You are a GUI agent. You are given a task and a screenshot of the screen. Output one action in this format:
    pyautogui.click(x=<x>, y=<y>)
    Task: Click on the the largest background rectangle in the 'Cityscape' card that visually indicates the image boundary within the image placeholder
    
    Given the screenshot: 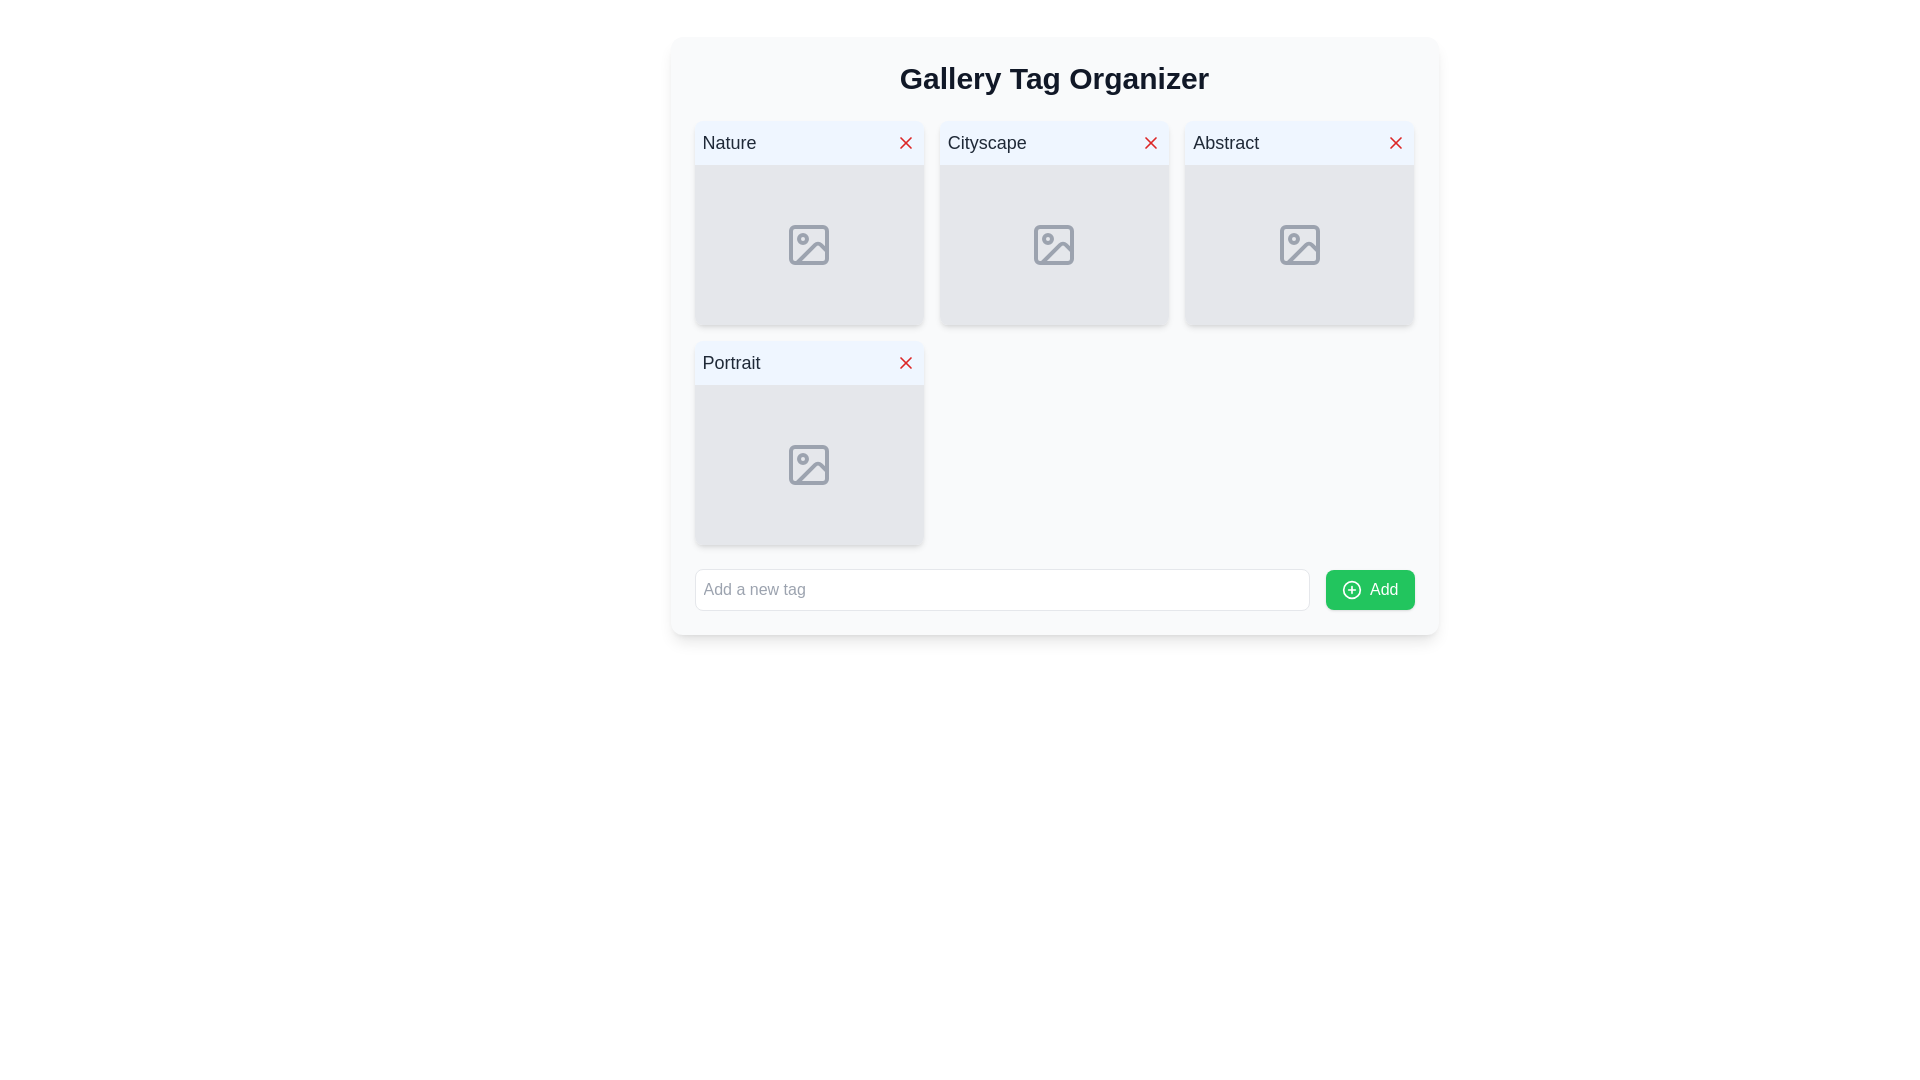 What is the action you would take?
    pyautogui.click(x=1053, y=244)
    